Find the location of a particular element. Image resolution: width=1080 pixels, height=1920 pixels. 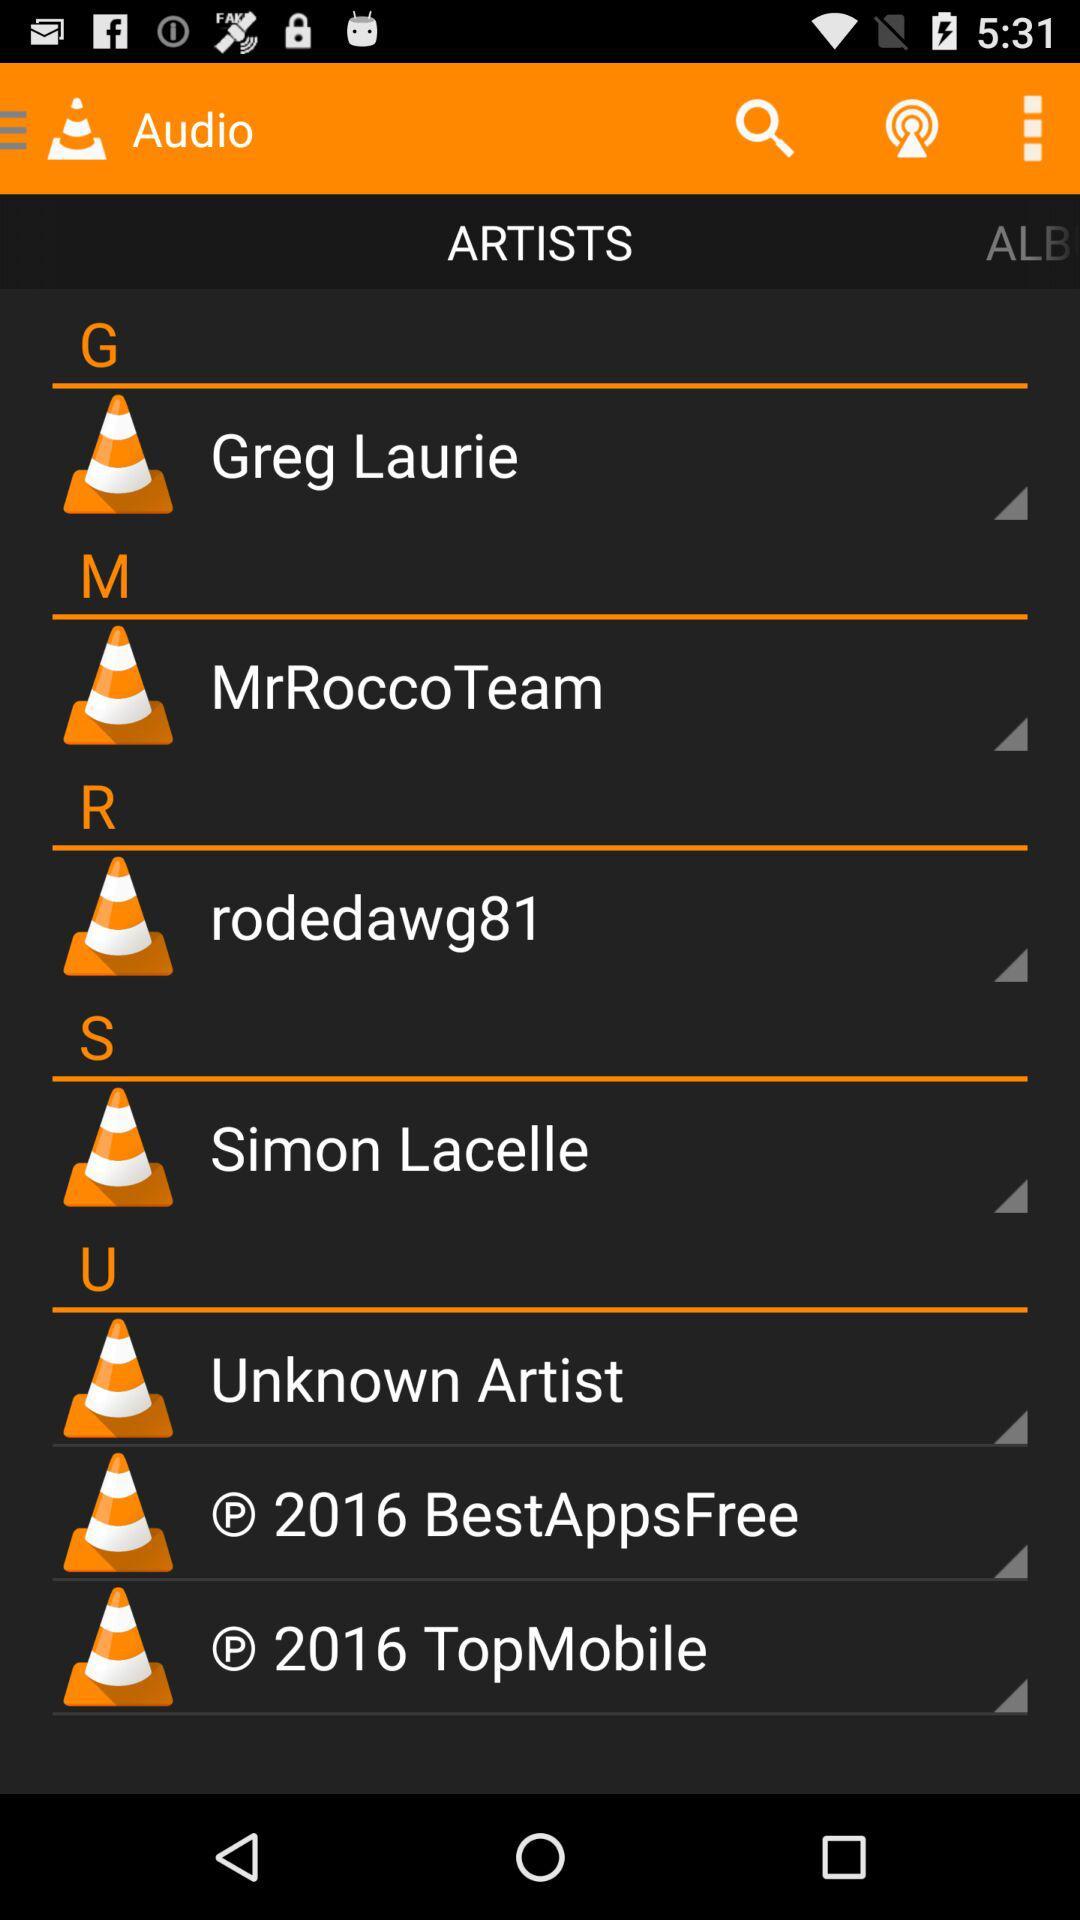

the icon below the u item is located at coordinates (540, 1309).